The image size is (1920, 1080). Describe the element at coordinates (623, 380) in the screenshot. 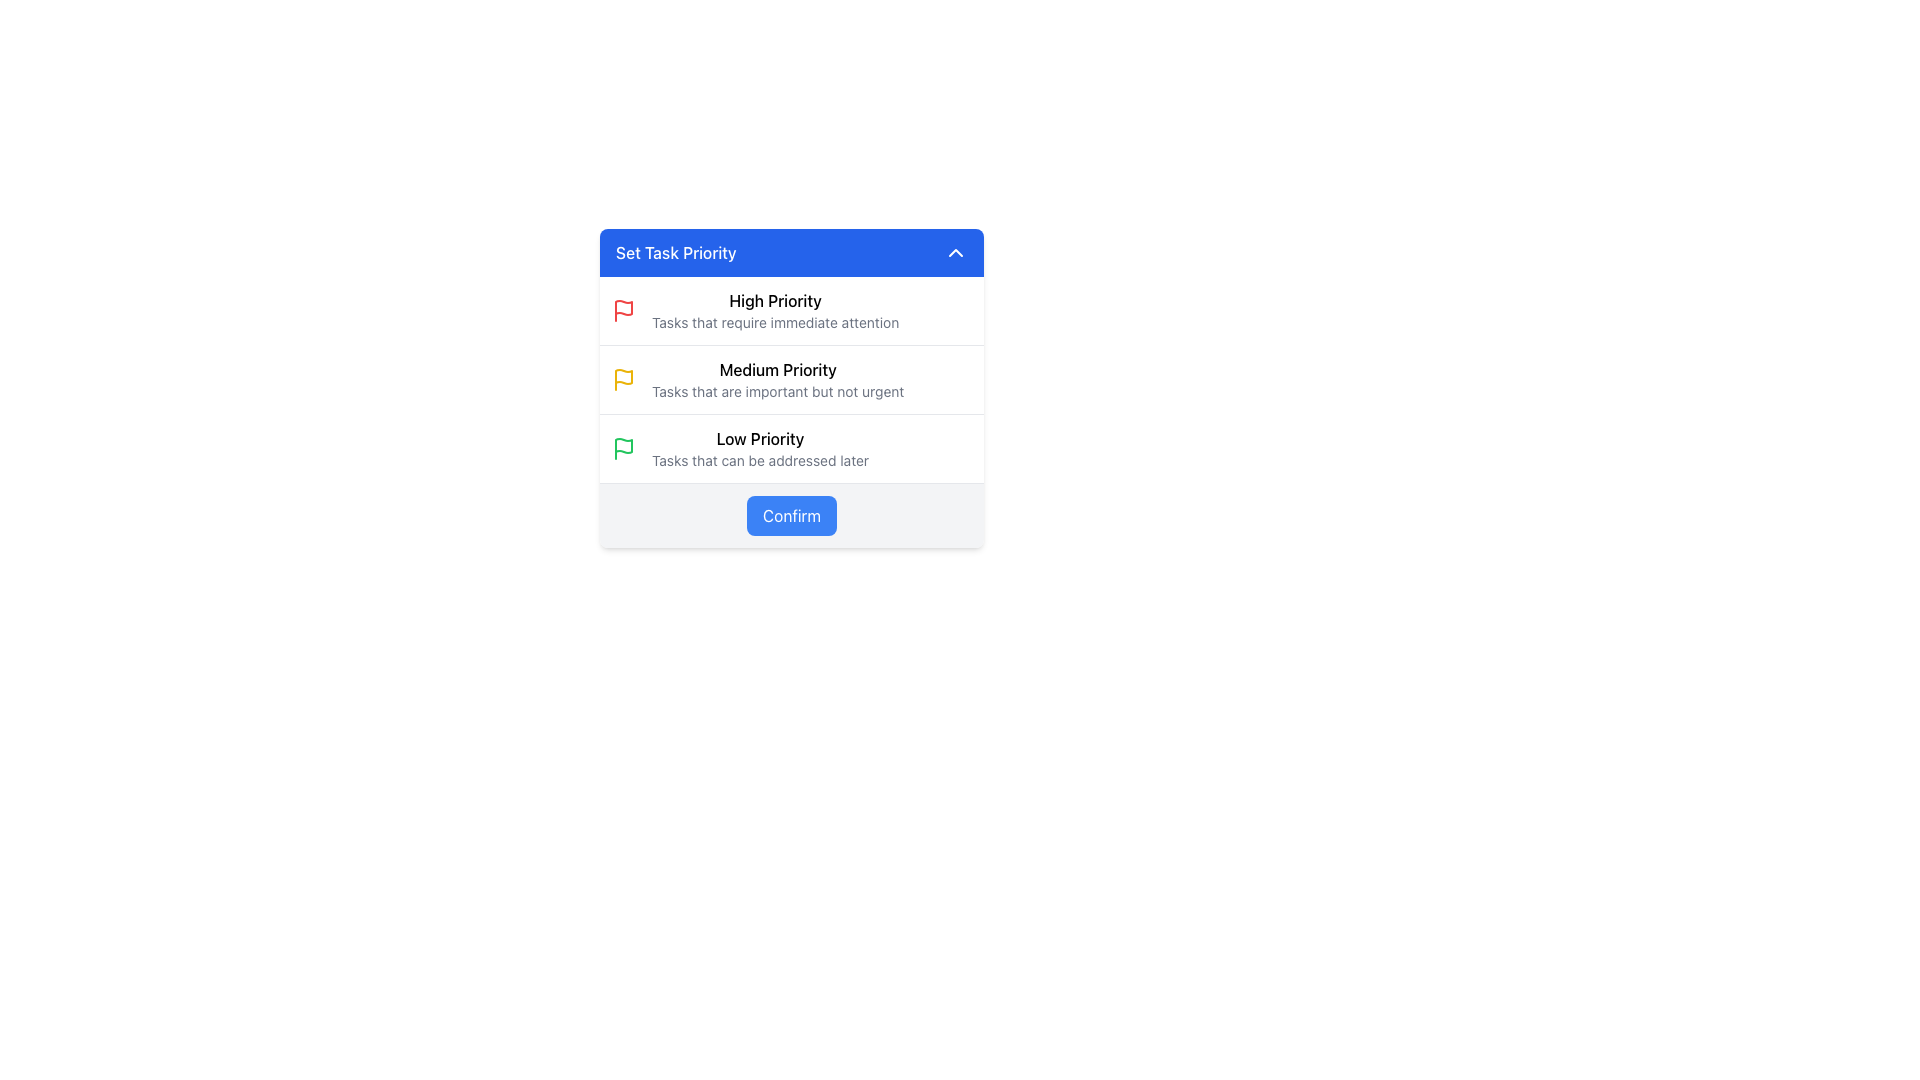

I see `the medium-priority status icon, which is the first element in the 'Medium Priority' entry, located to the left of the text 'Medium Priority'` at that location.